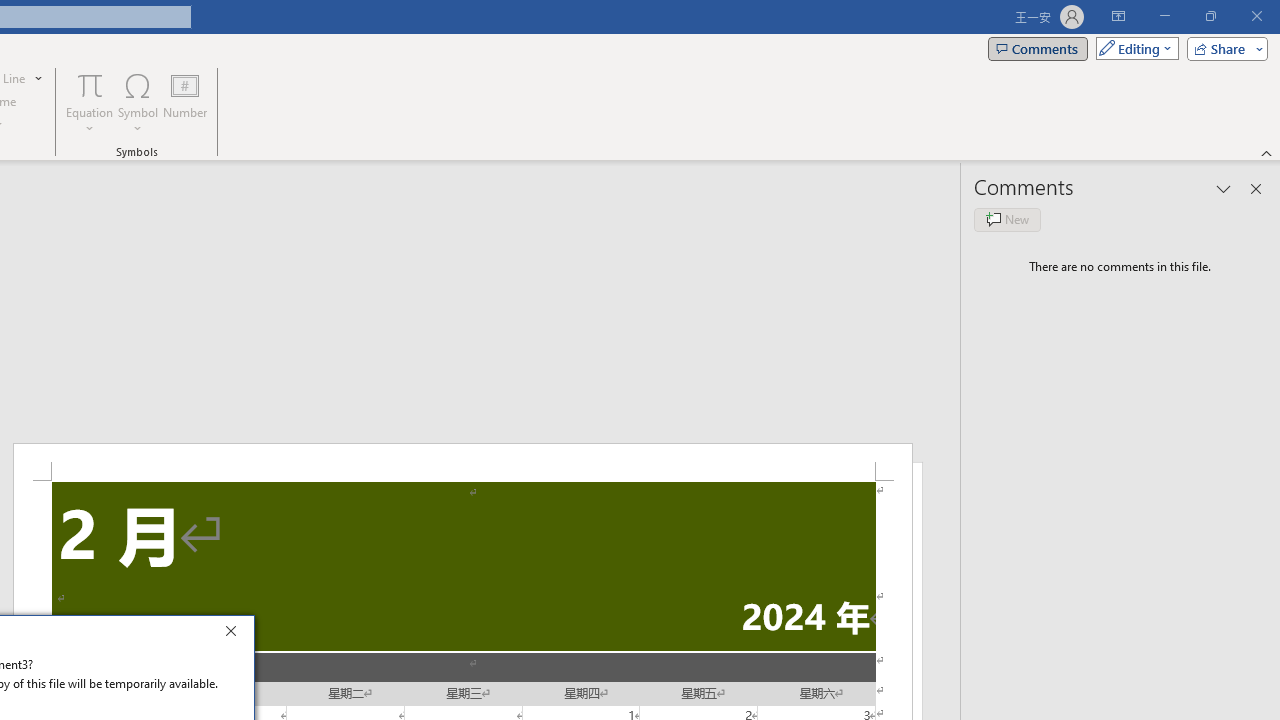 This screenshot has height=720, width=1280. I want to click on 'Close pane', so click(1255, 189).